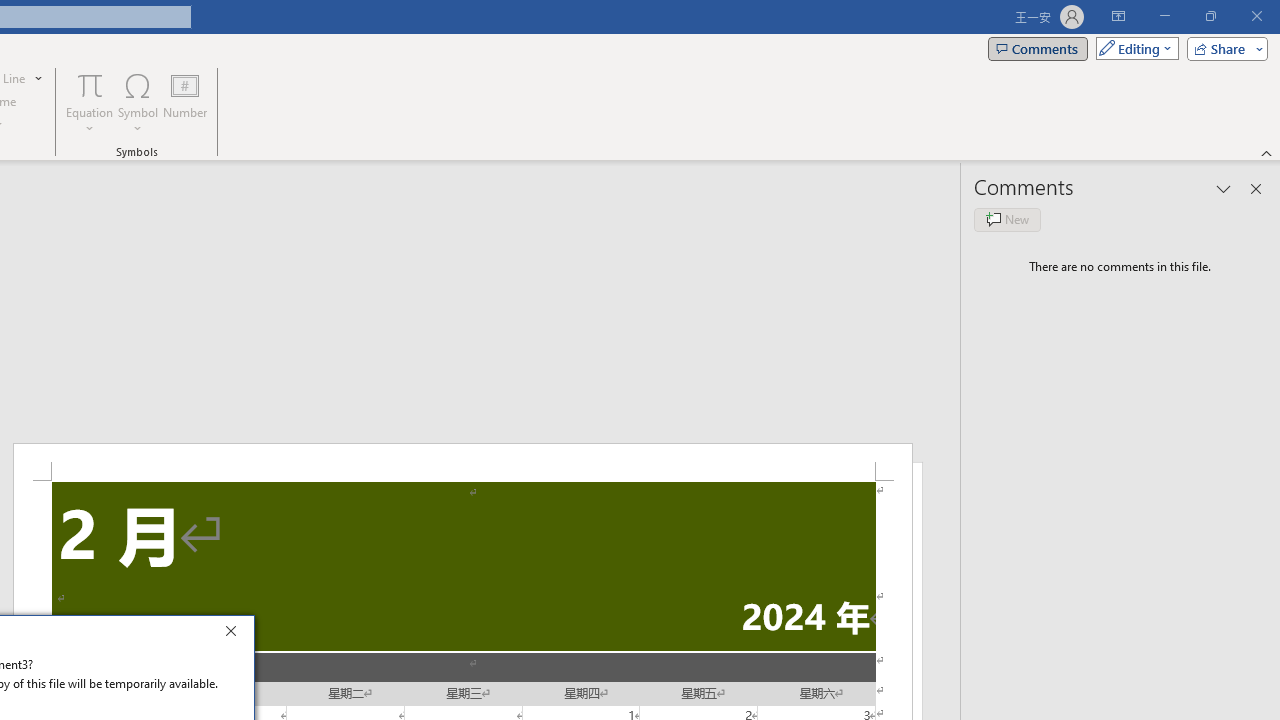 This screenshot has height=720, width=1280. I want to click on 'Close pane', so click(1255, 189).